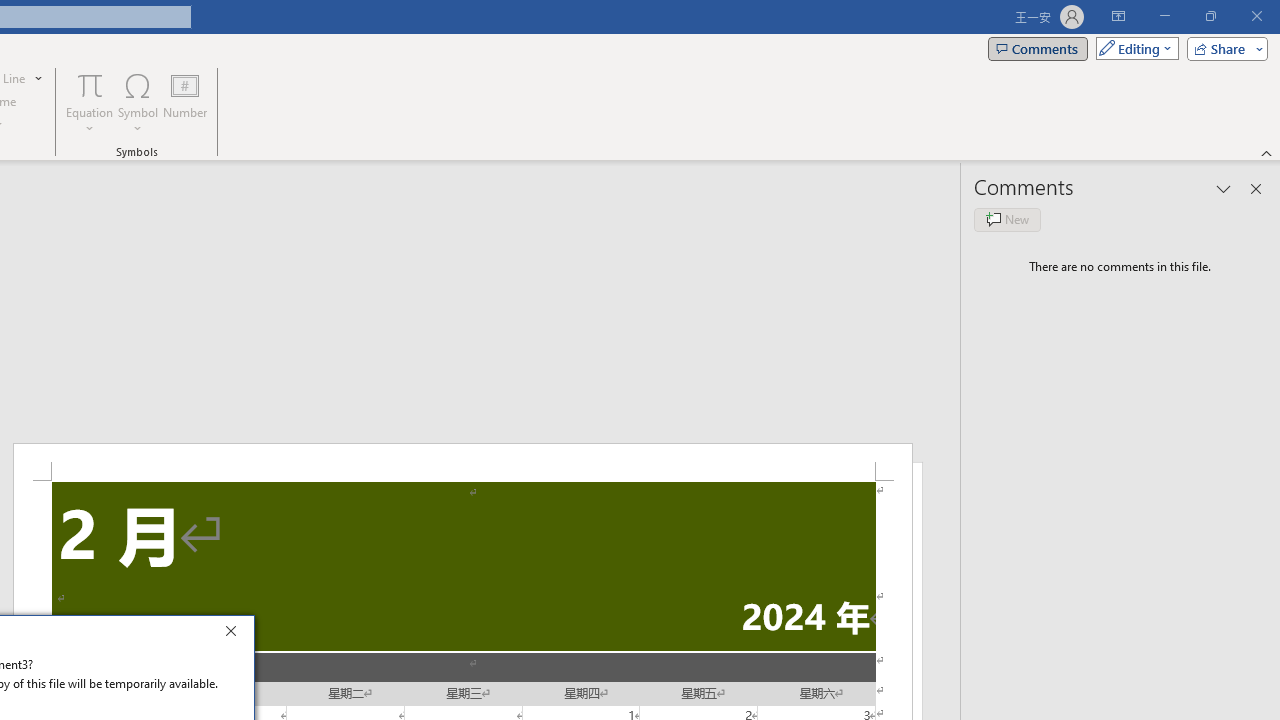 This screenshot has height=720, width=1280. I want to click on 'Close pane', so click(1255, 189).